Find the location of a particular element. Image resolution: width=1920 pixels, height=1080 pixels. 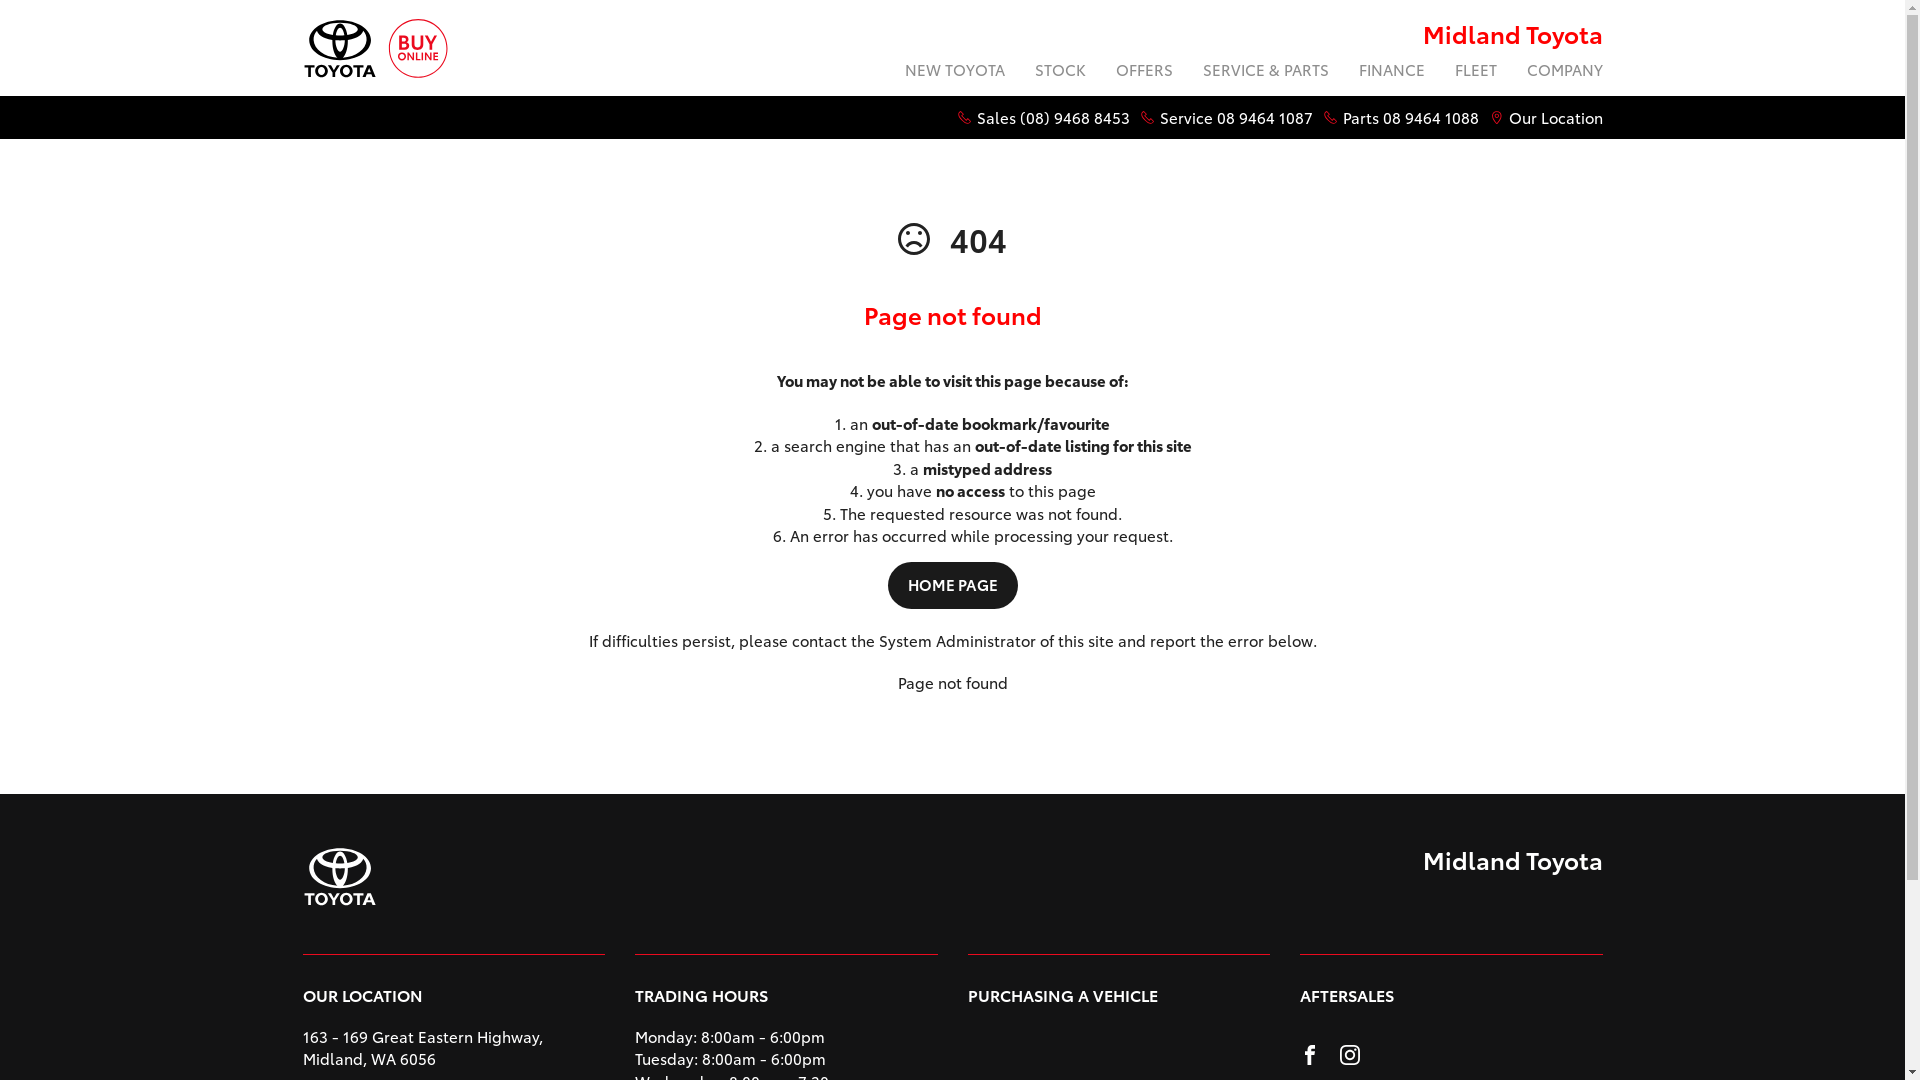

'OFFERS' is located at coordinates (1143, 71).